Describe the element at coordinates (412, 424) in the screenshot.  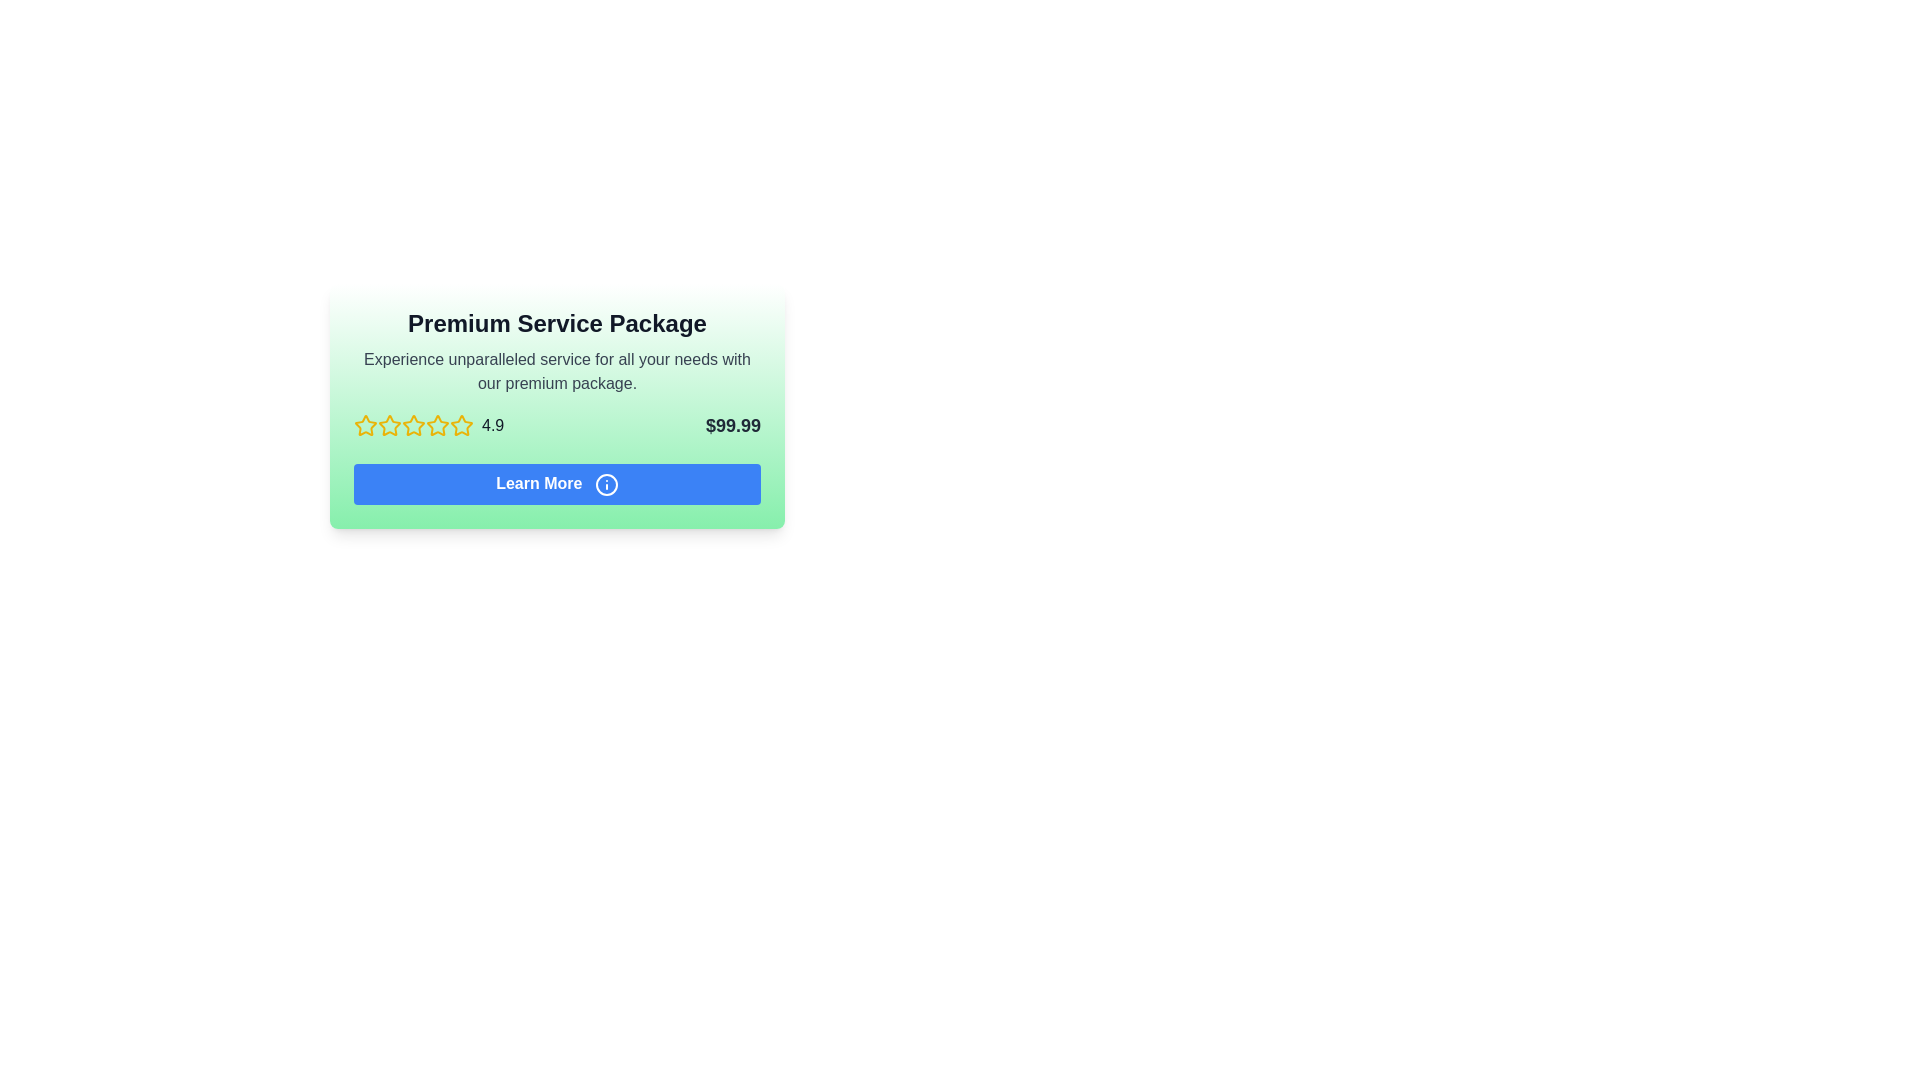
I see `the second star icon from the left in a row of five stars, which has a hollow yellow outline and a light green background, located below 'Premium Service Package' and to the left of the rating number 4.9` at that location.